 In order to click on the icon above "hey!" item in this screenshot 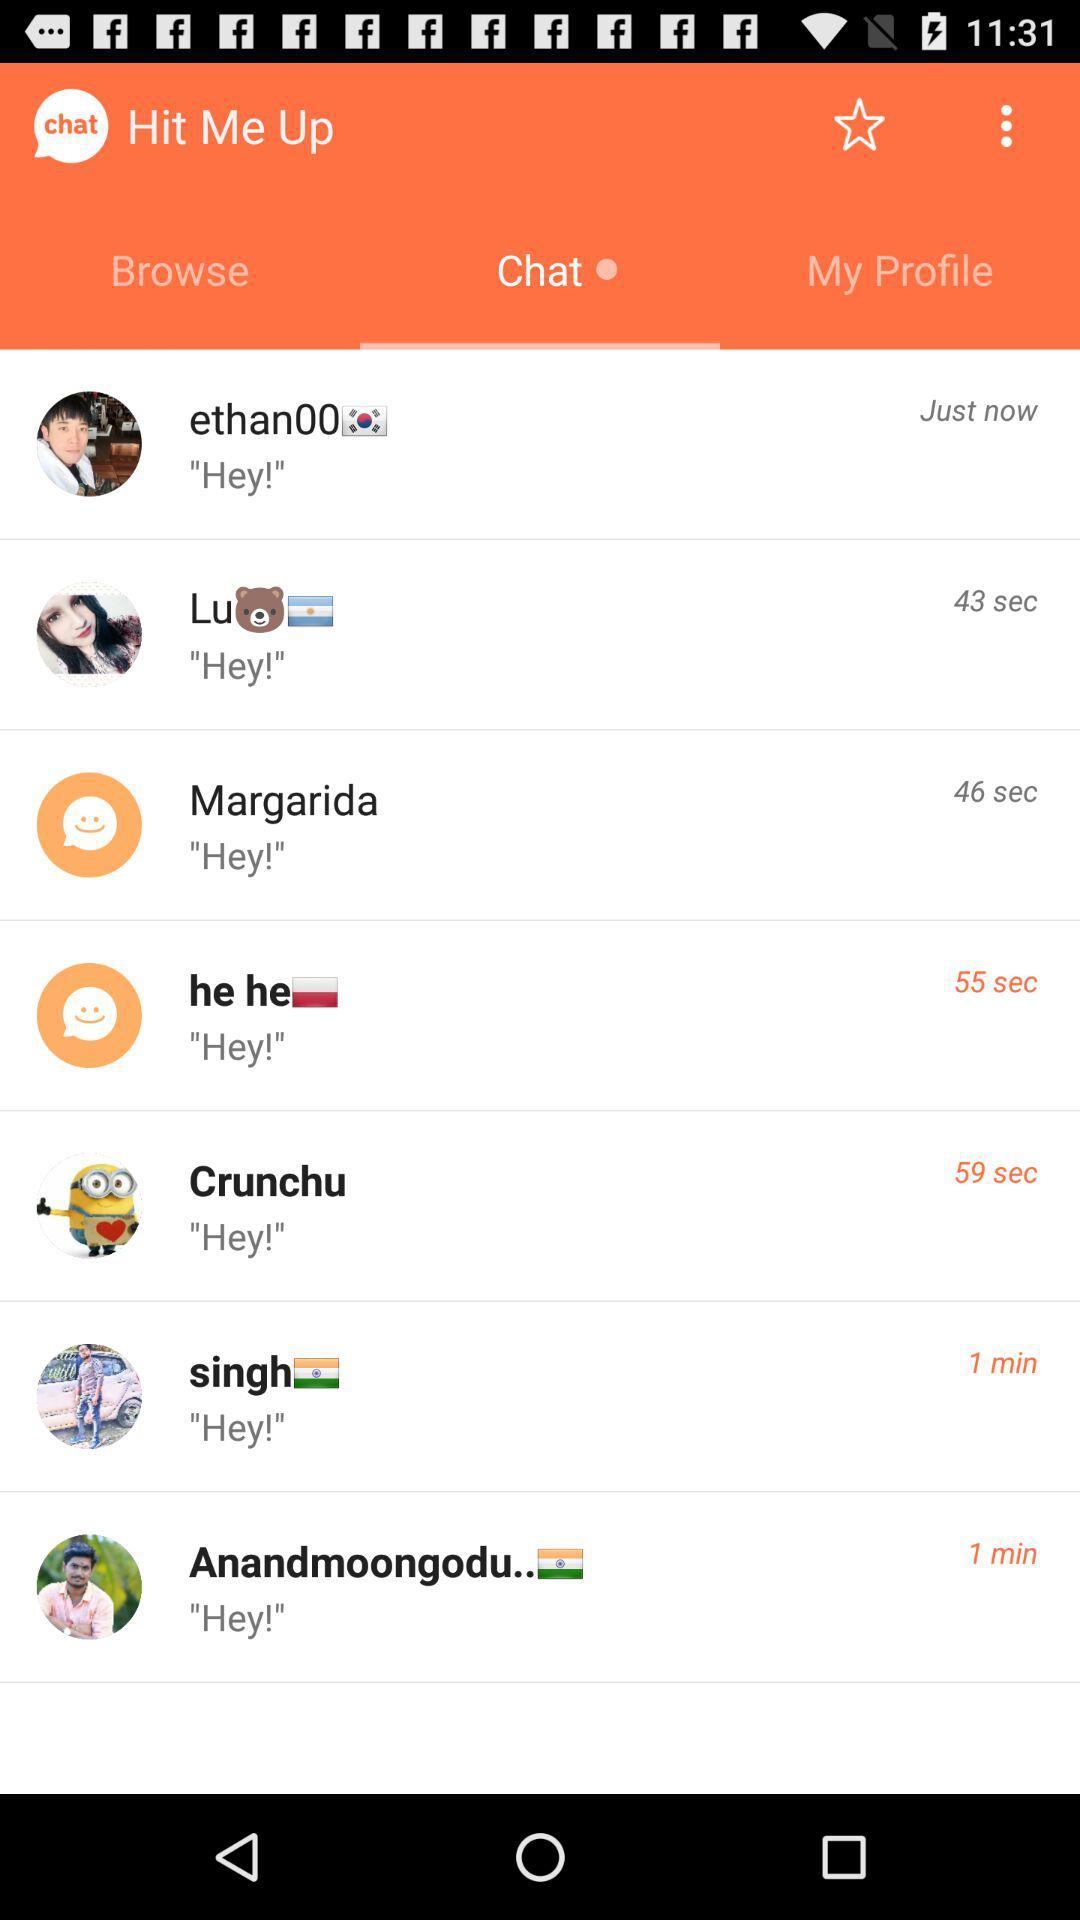, I will do `click(238, 989)`.